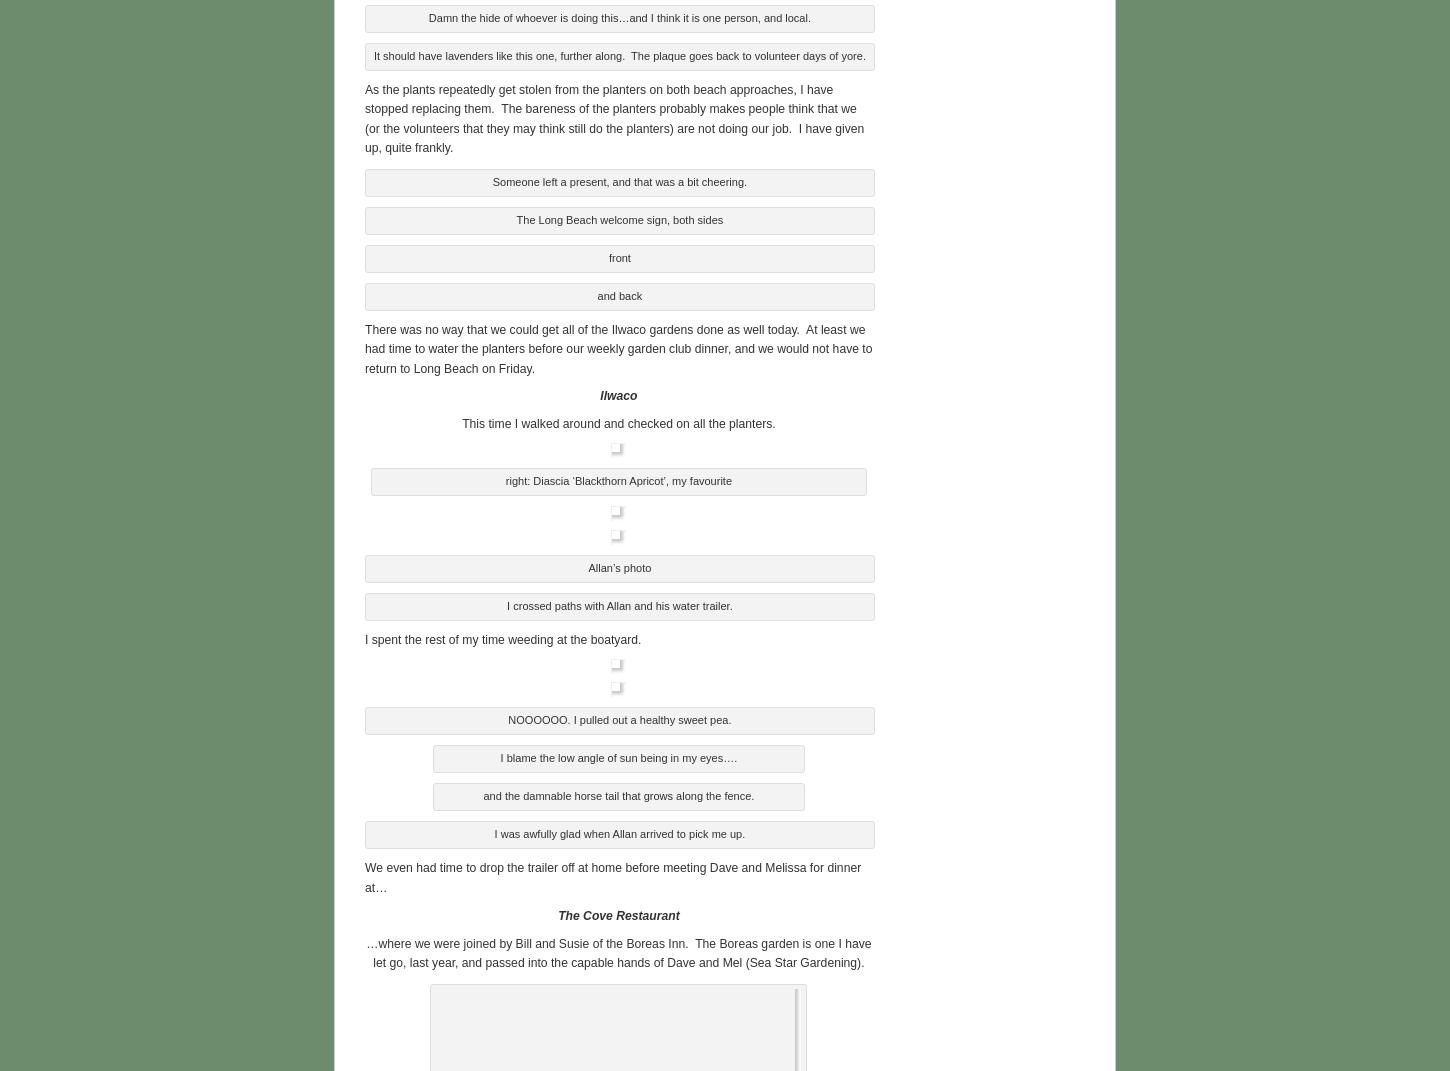  What do you see at coordinates (617, 394) in the screenshot?
I see `'Ilwaco'` at bounding box center [617, 394].